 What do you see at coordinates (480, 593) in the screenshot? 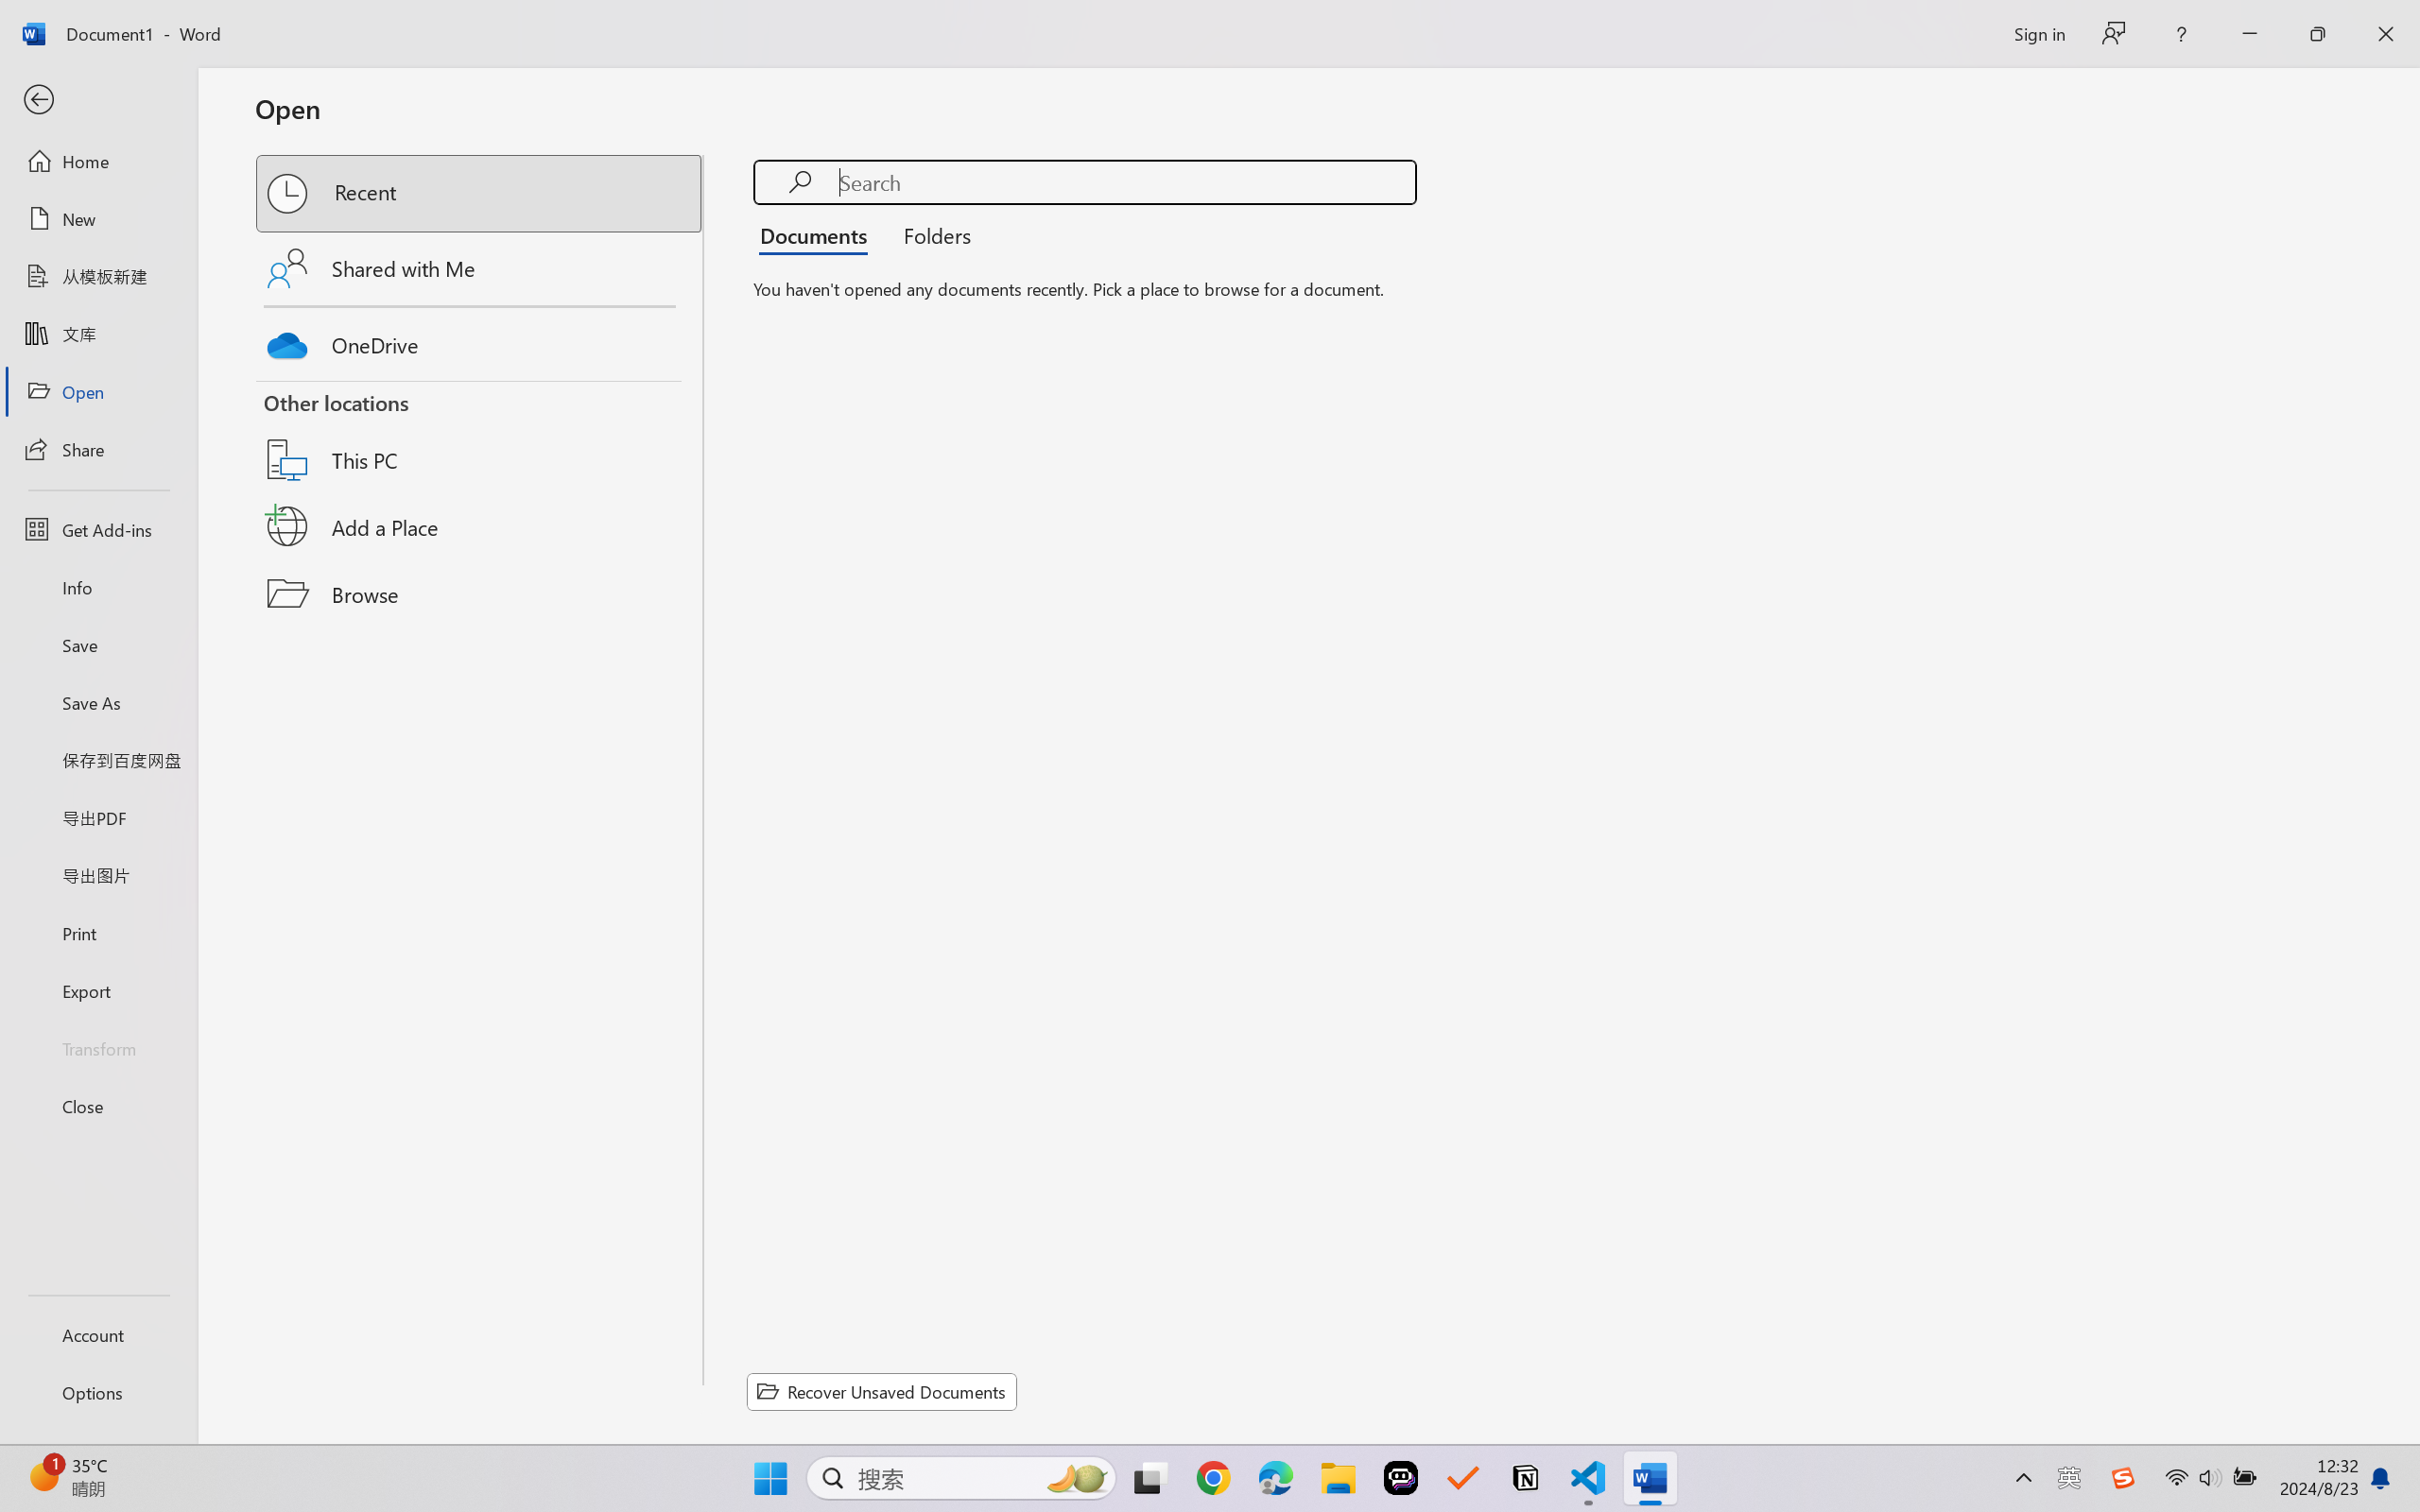
I see `'Browse'` at bounding box center [480, 593].